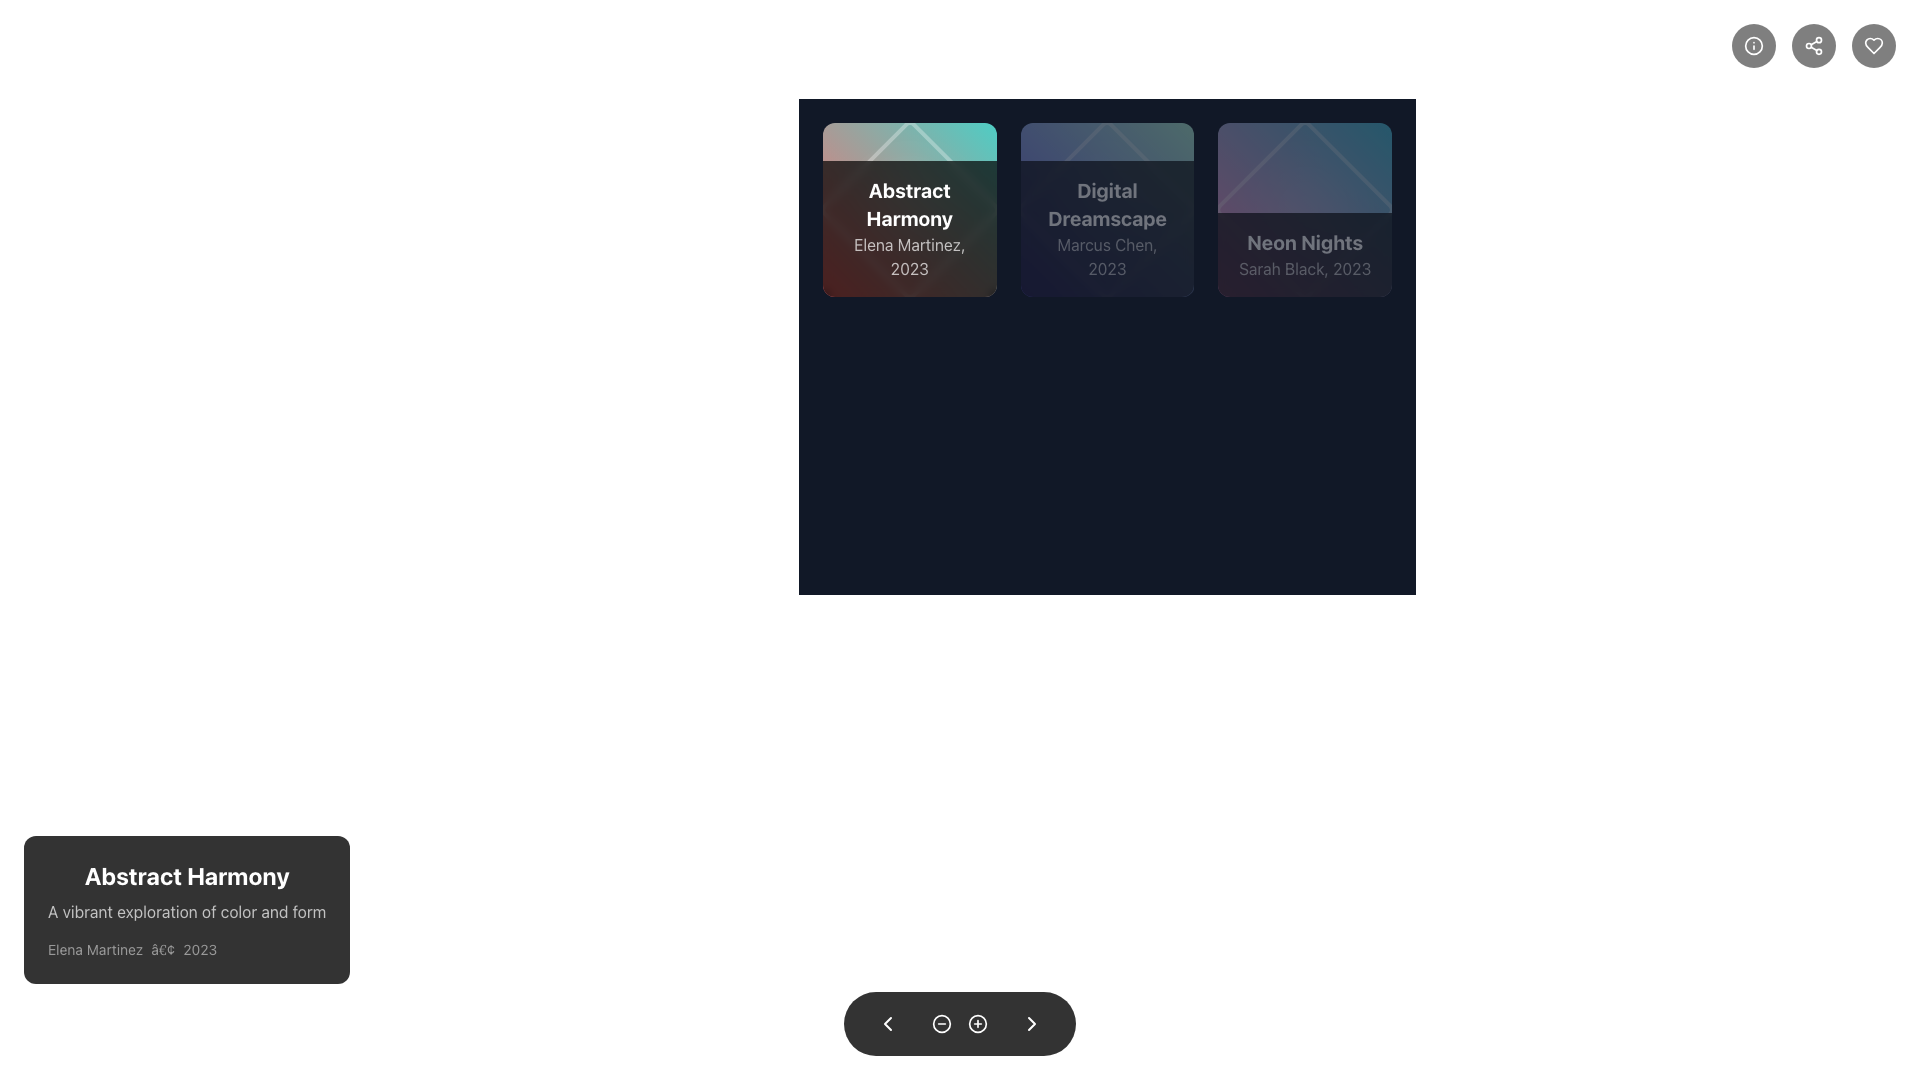  What do you see at coordinates (1752, 45) in the screenshot?
I see `the information icon located in the top-right corner of the interface` at bounding box center [1752, 45].